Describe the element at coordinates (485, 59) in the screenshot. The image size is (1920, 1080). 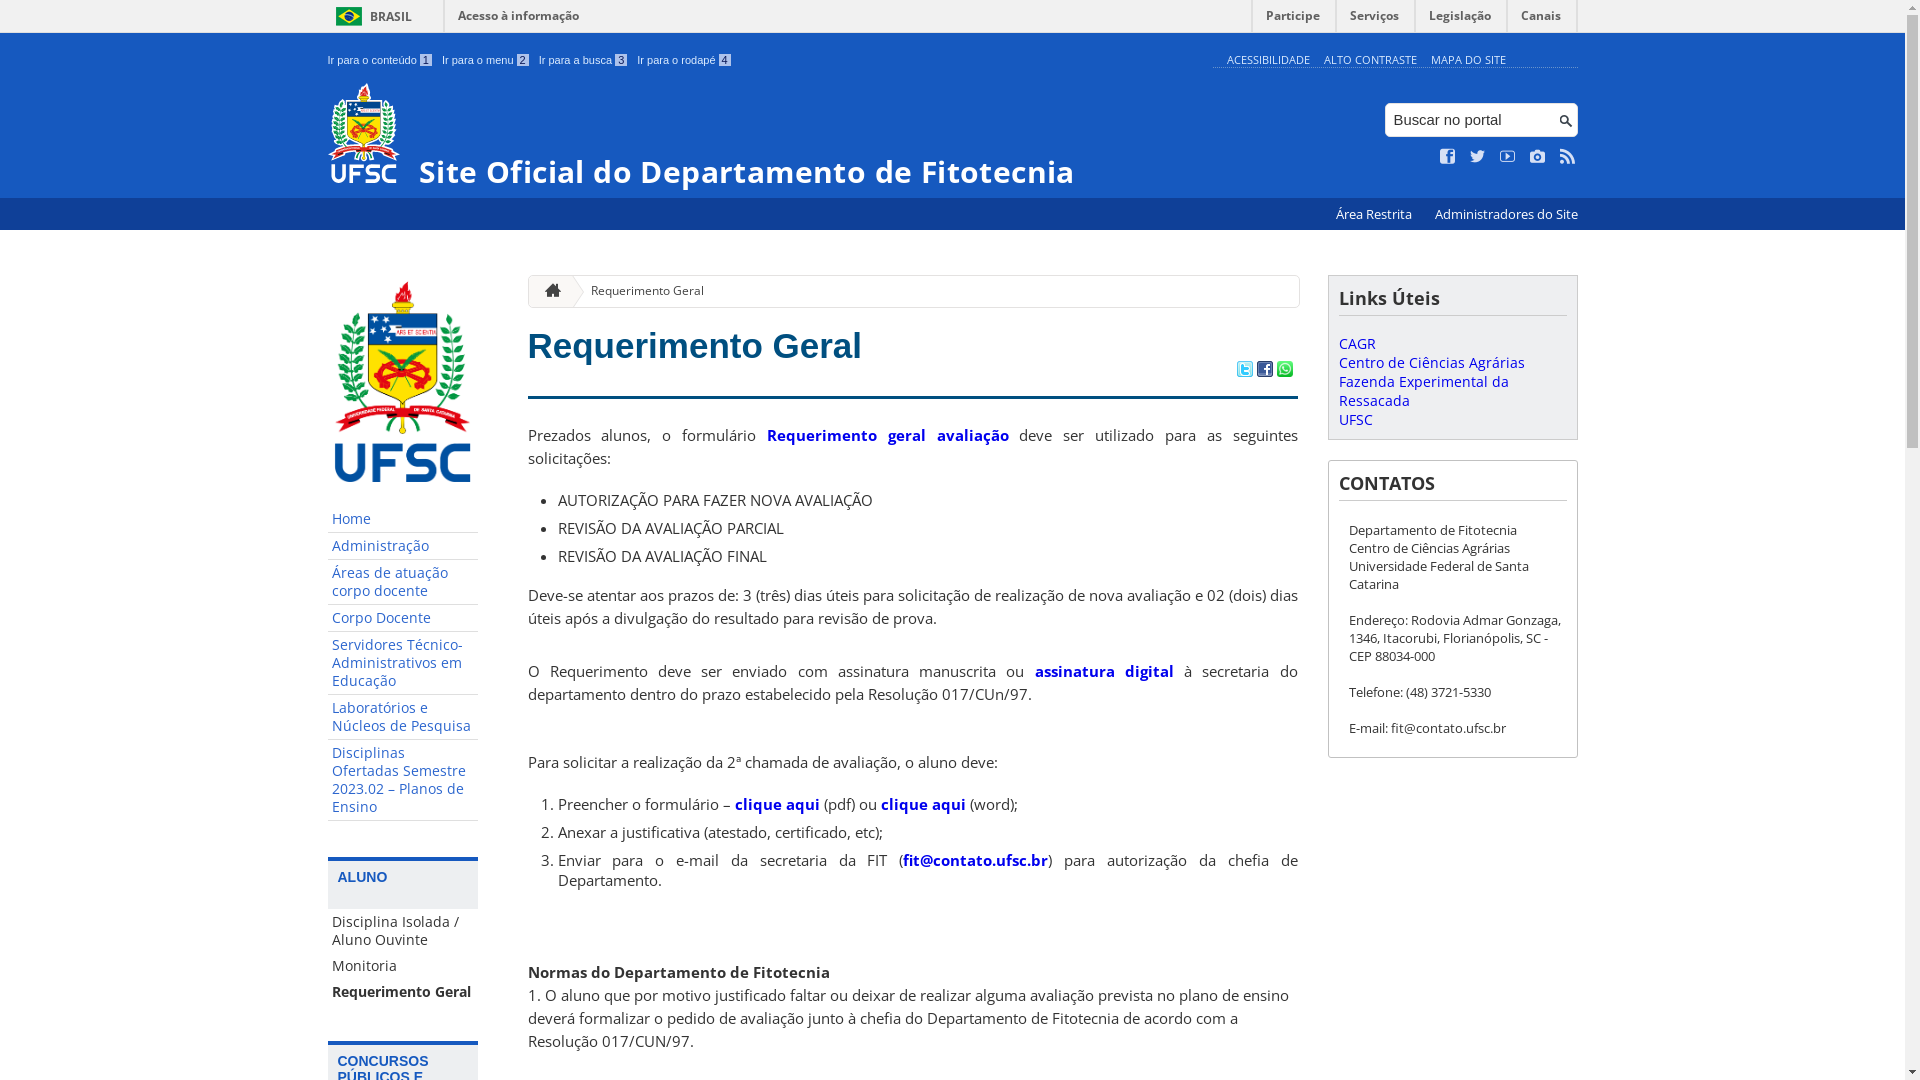
I see `'Ir para o menu 2'` at that location.